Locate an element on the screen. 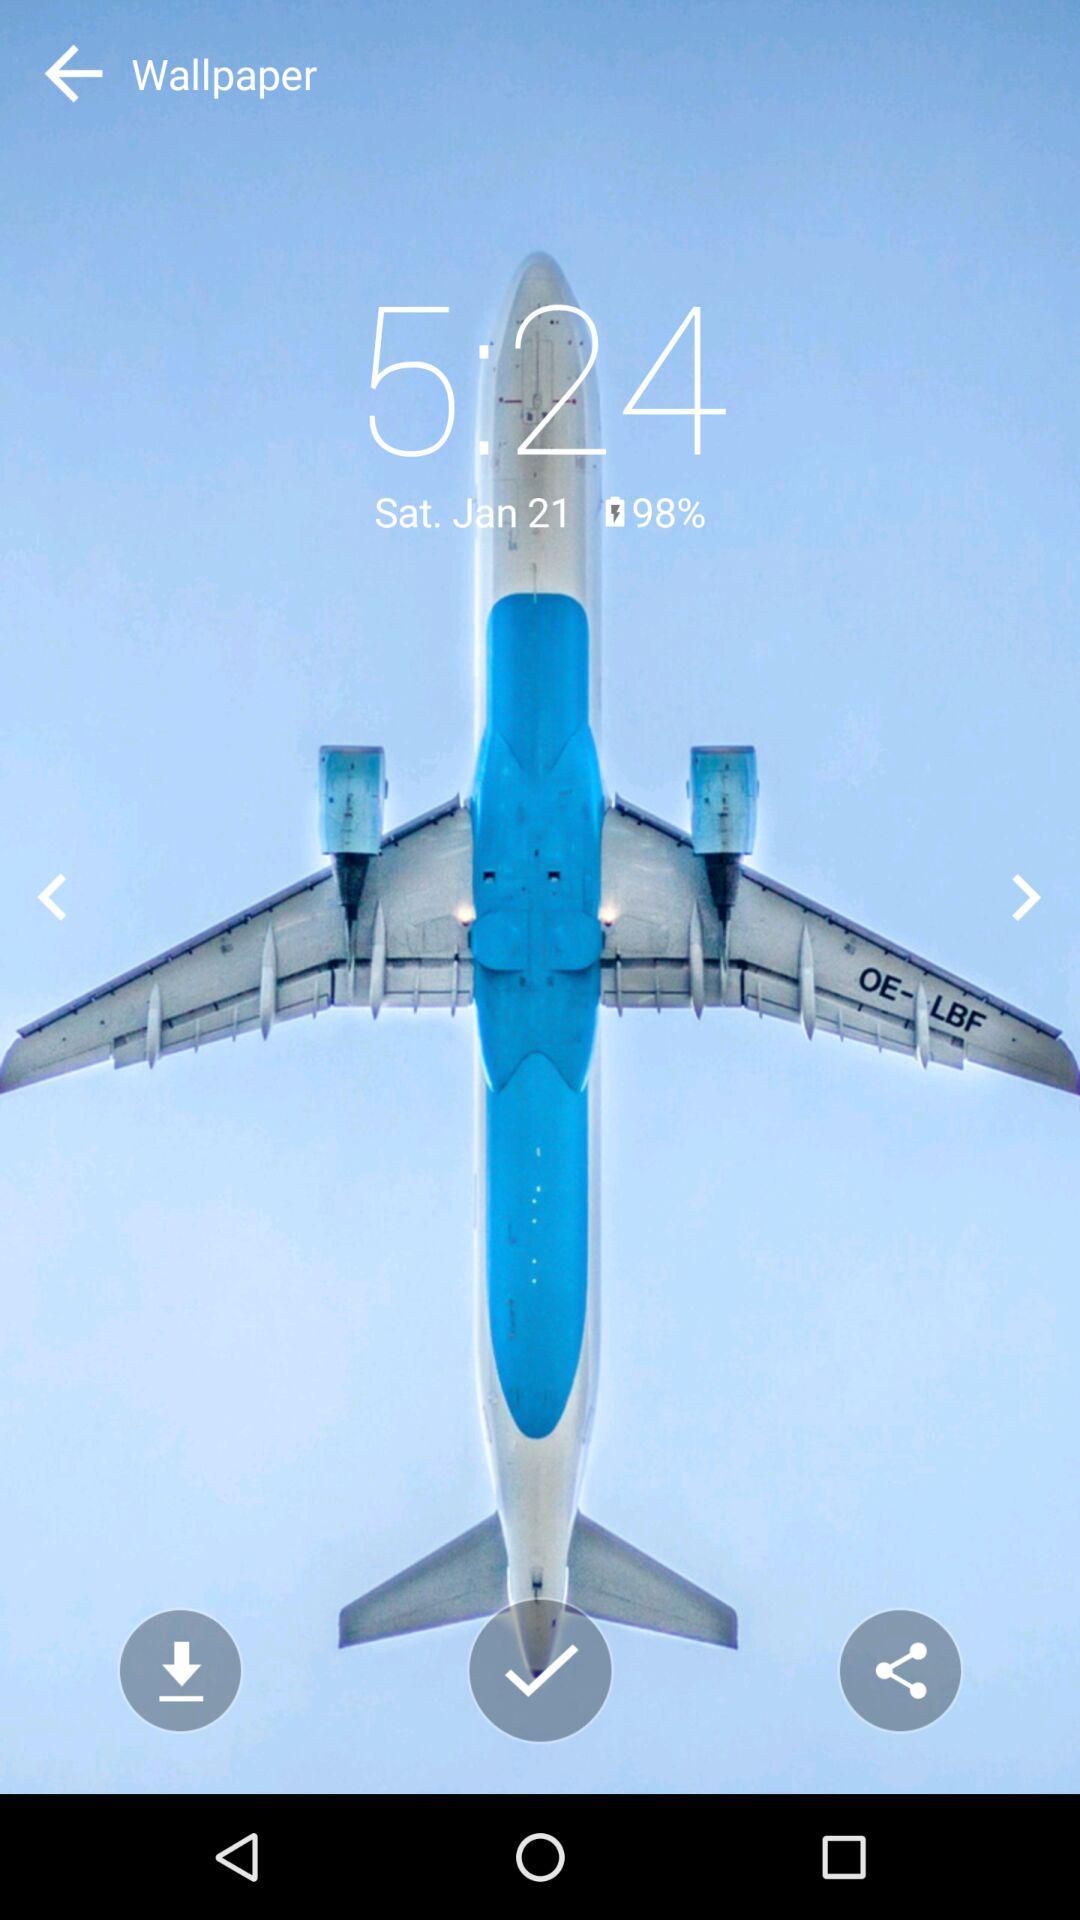 Image resolution: width=1080 pixels, height=1920 pixels. download is located at coordinates (180, 1670).